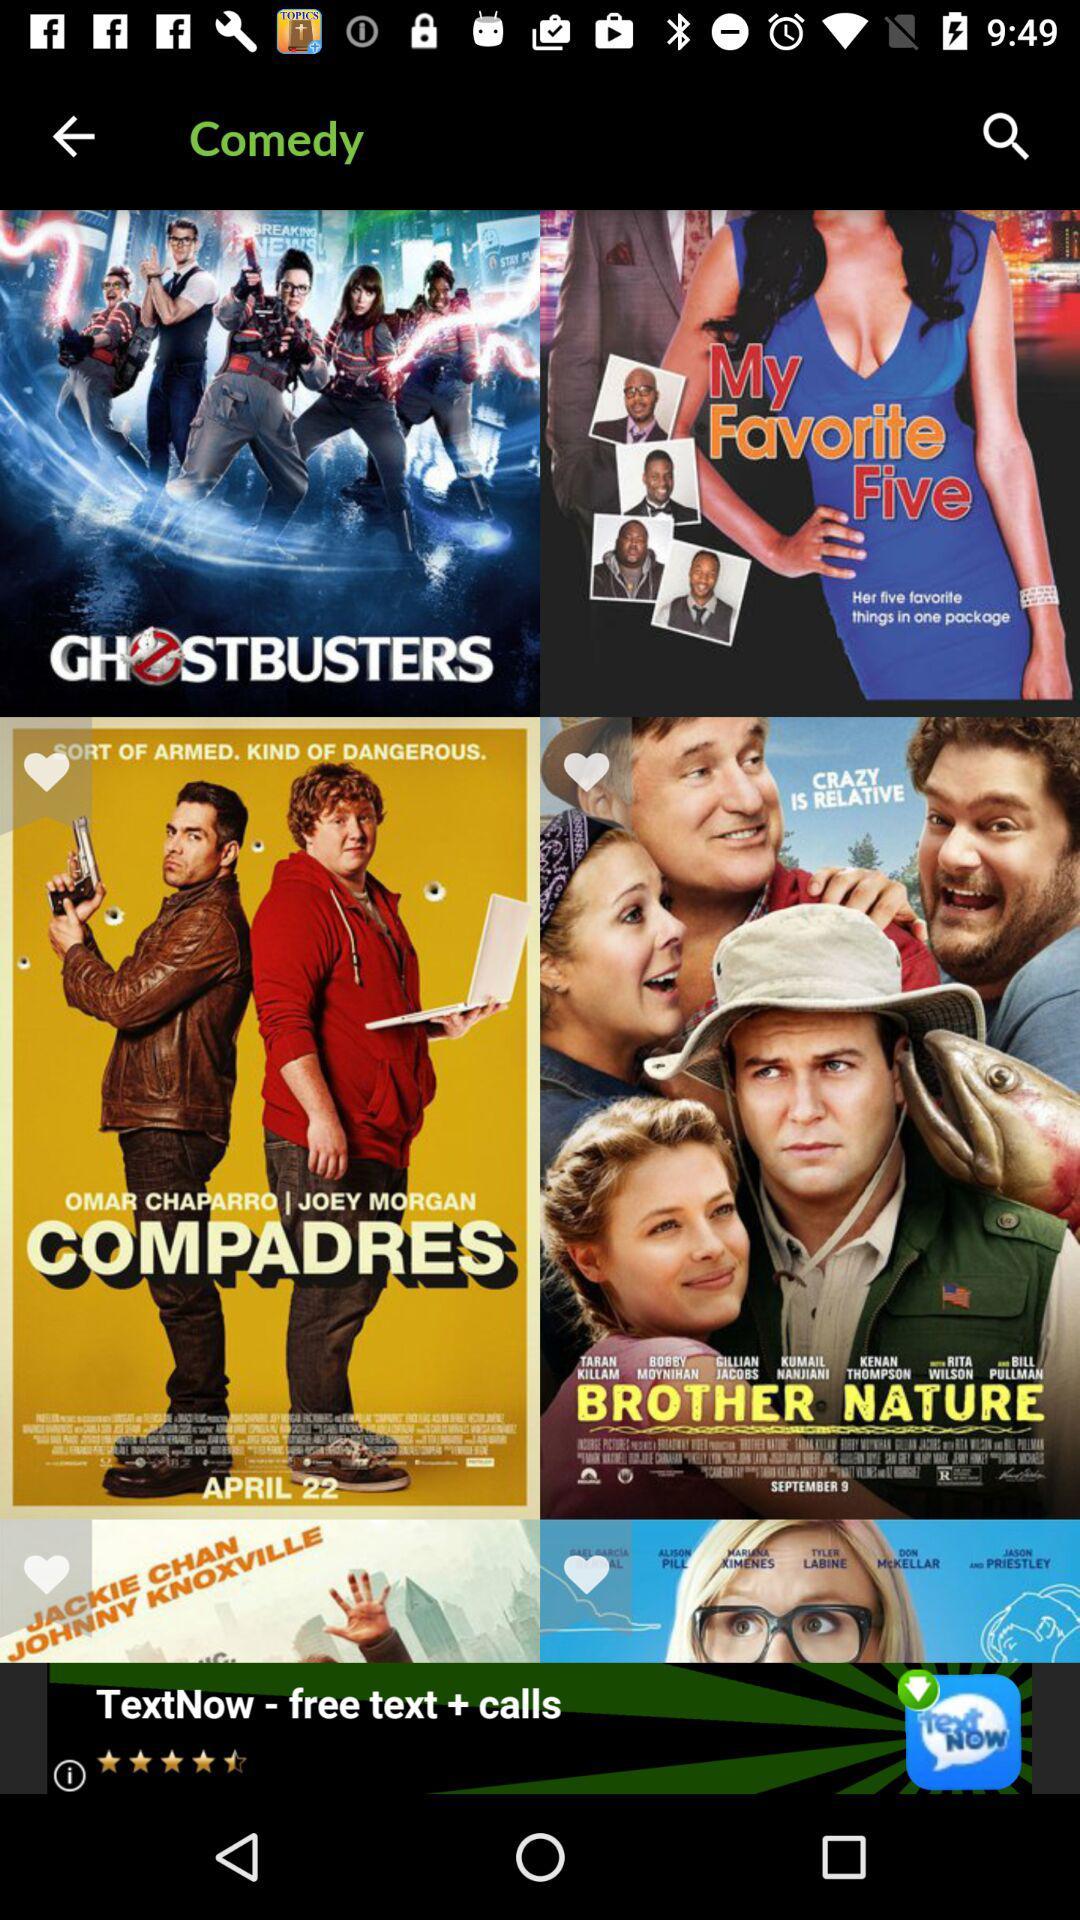 Image resolution: width=1080 pixels, height=1920 pixels. Describe the element at coordinates (538, 1727) in the screenshot. I see `send a text` at that location.